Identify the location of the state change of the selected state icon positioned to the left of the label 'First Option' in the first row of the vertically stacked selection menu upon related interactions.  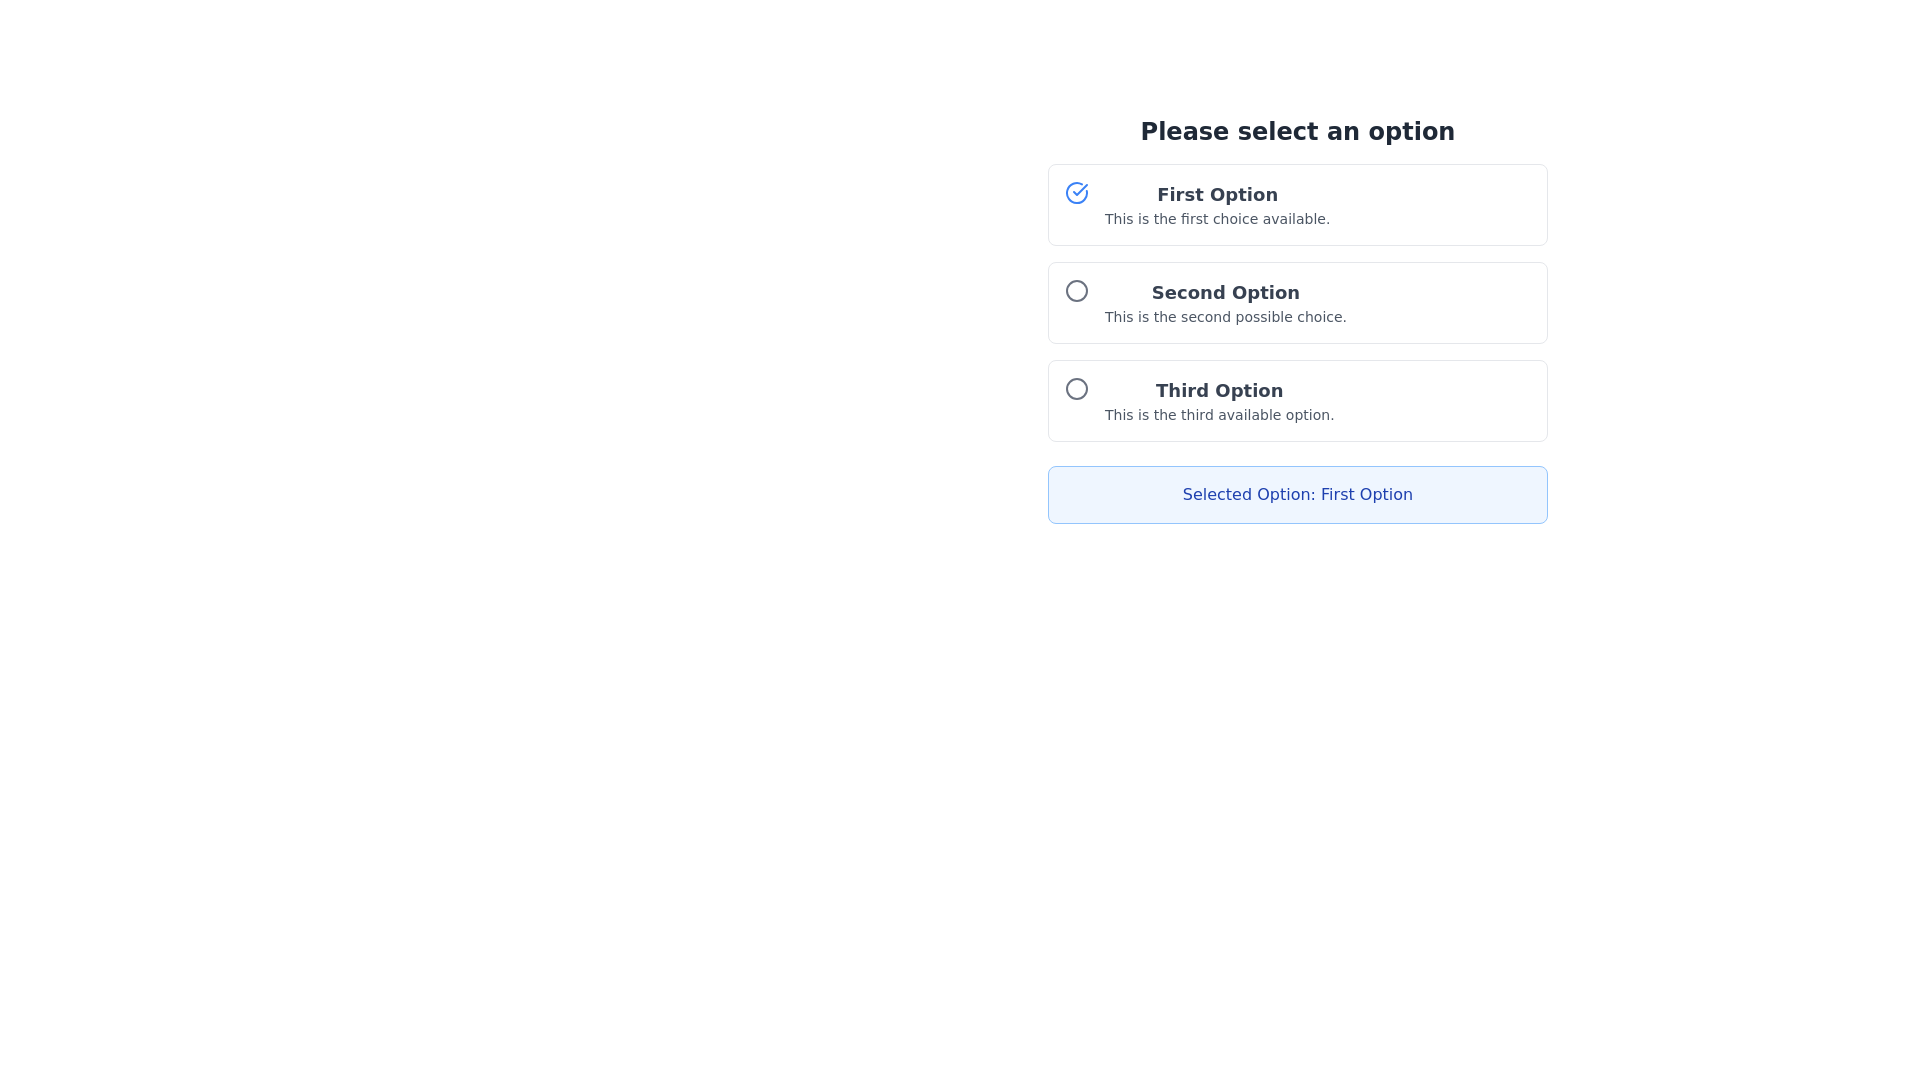
(1075, 204).